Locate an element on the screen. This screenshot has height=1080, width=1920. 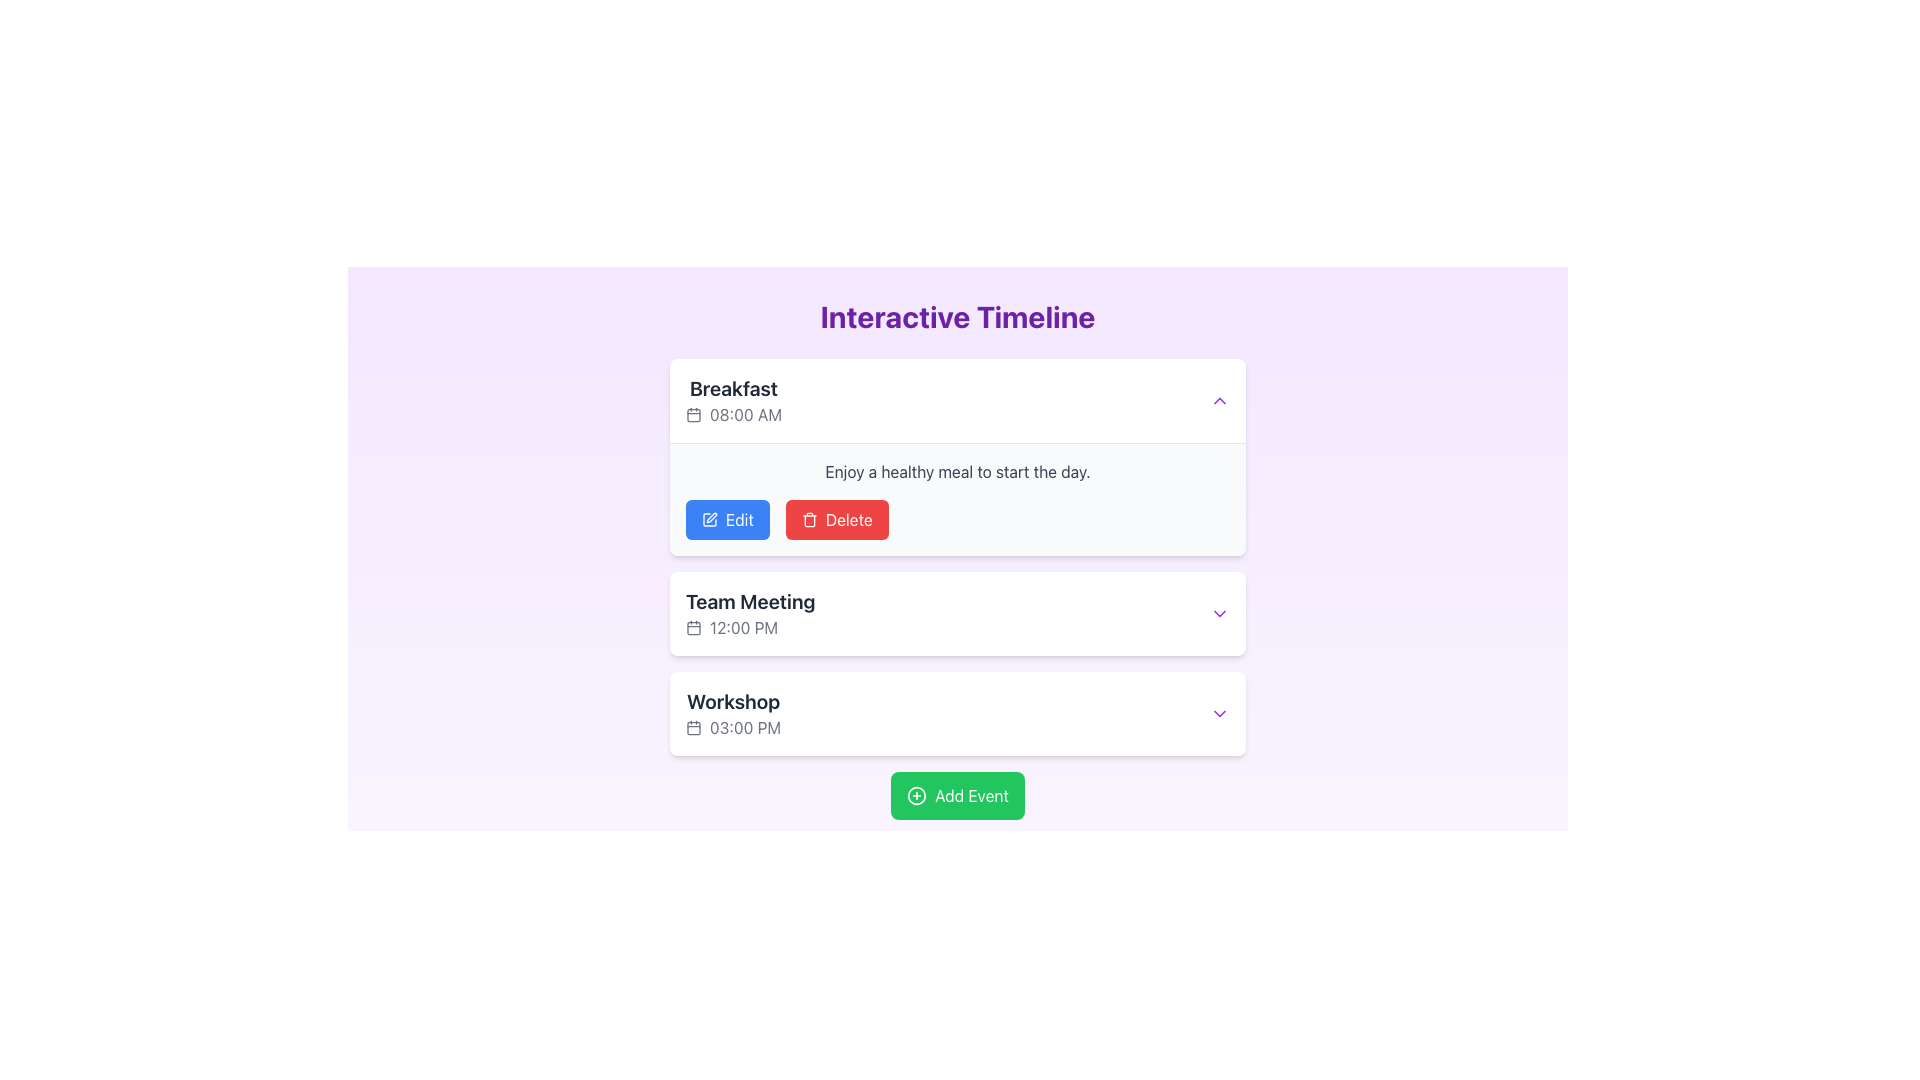
the hollow rectangular shape that represents the trash bin icon within the expanded card for the 'Breakfast' event is located at coordinates (809, 520).